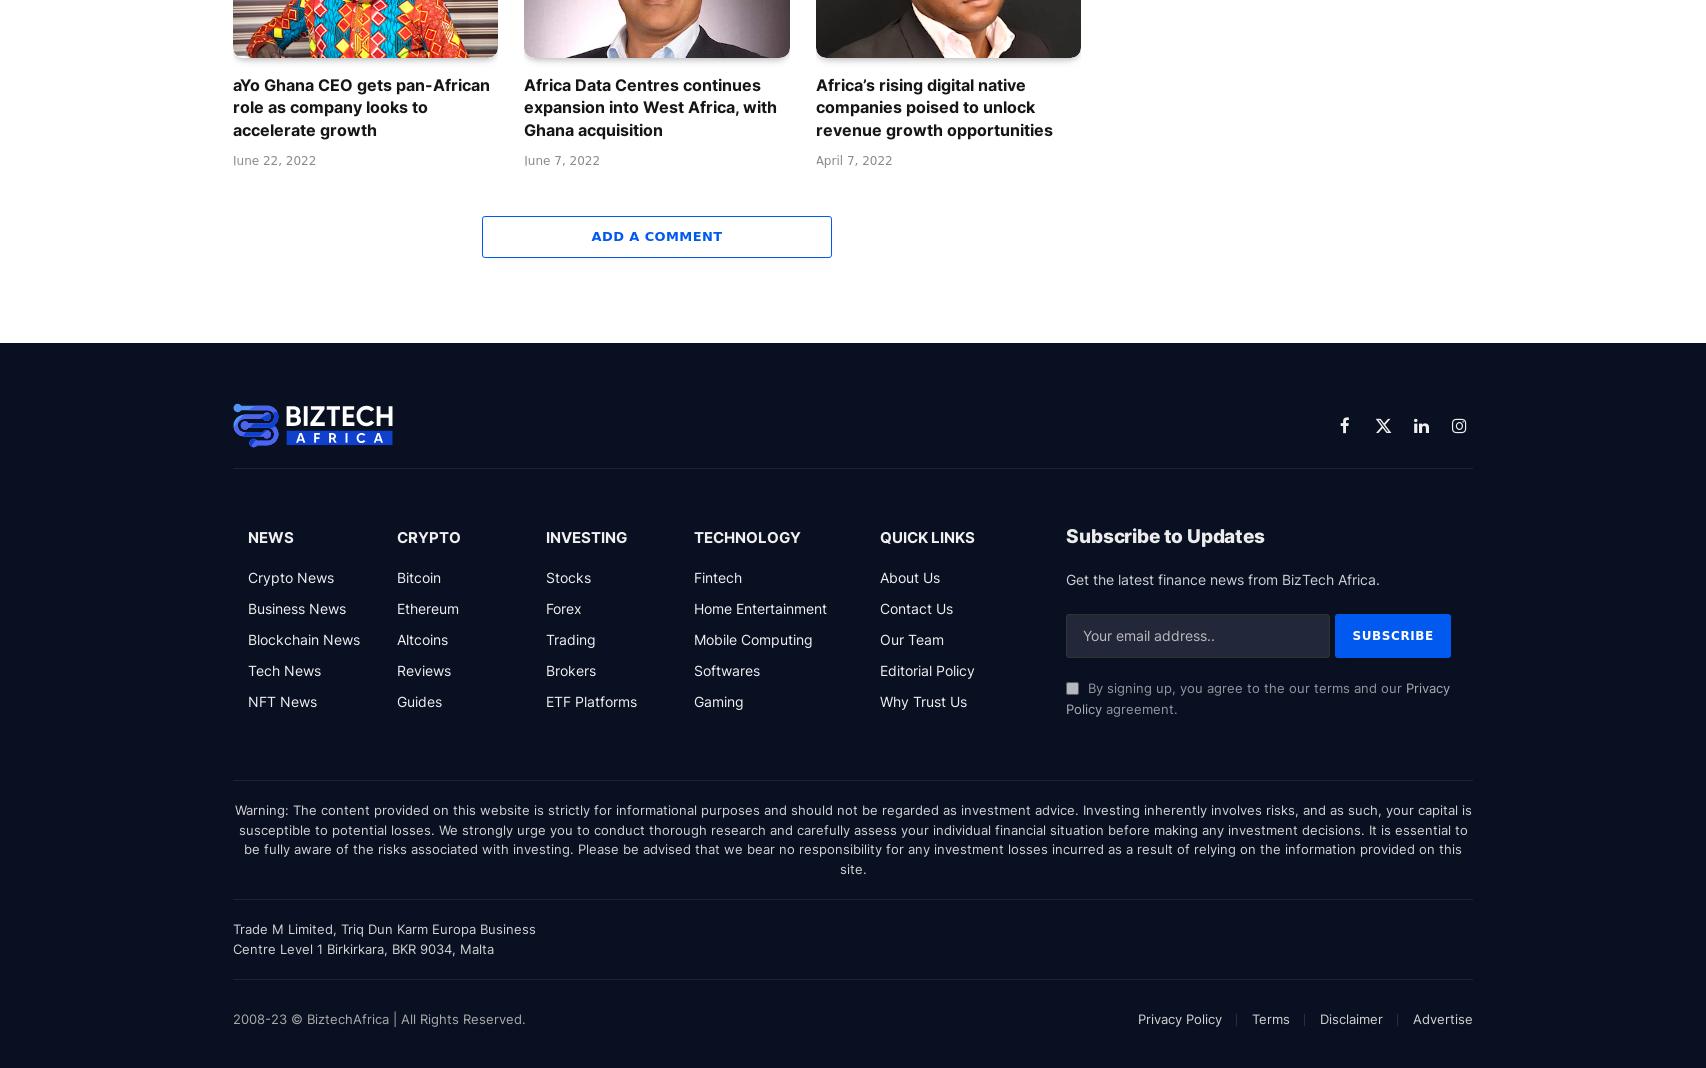  What do you see at coordinates (297, 606) in the screenshot?
I see `'Business News'` at bounding box center [297, 606].